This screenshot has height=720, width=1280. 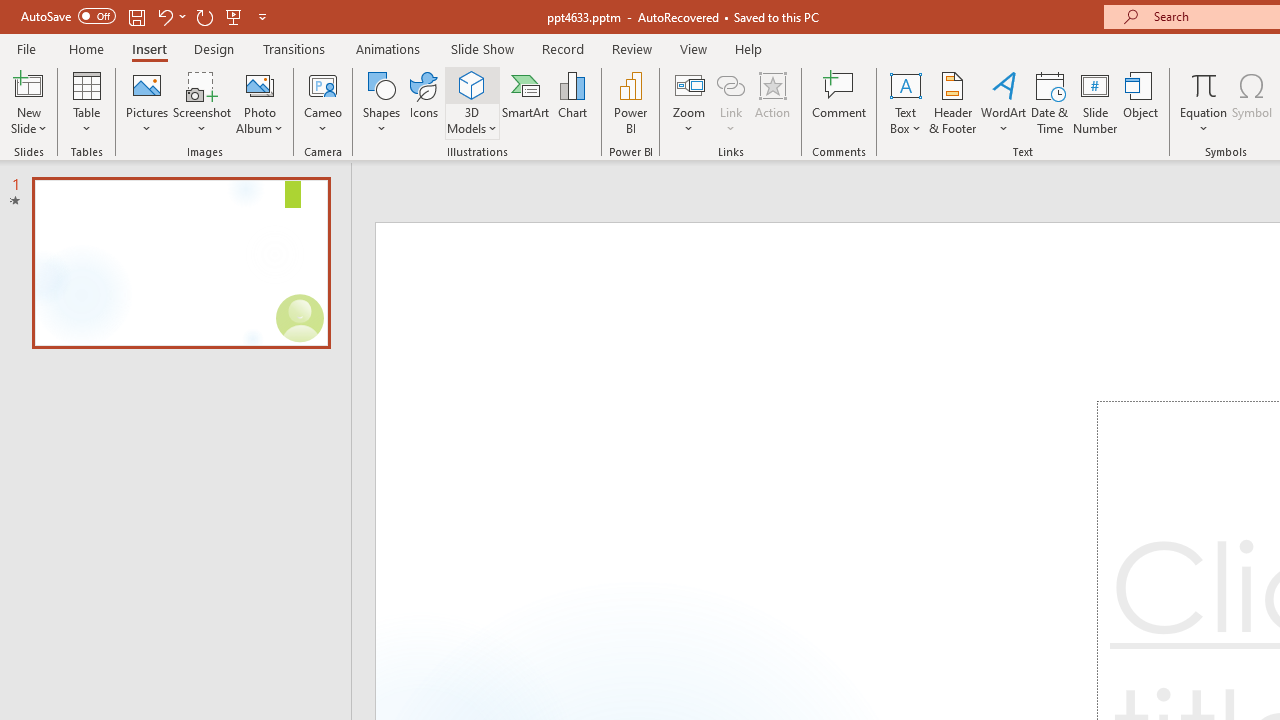 What do you see at coordinates (904, 84) in the screenshot?
I see `'Draw Horizontal Text Box'` at bounding box center [904, 84].